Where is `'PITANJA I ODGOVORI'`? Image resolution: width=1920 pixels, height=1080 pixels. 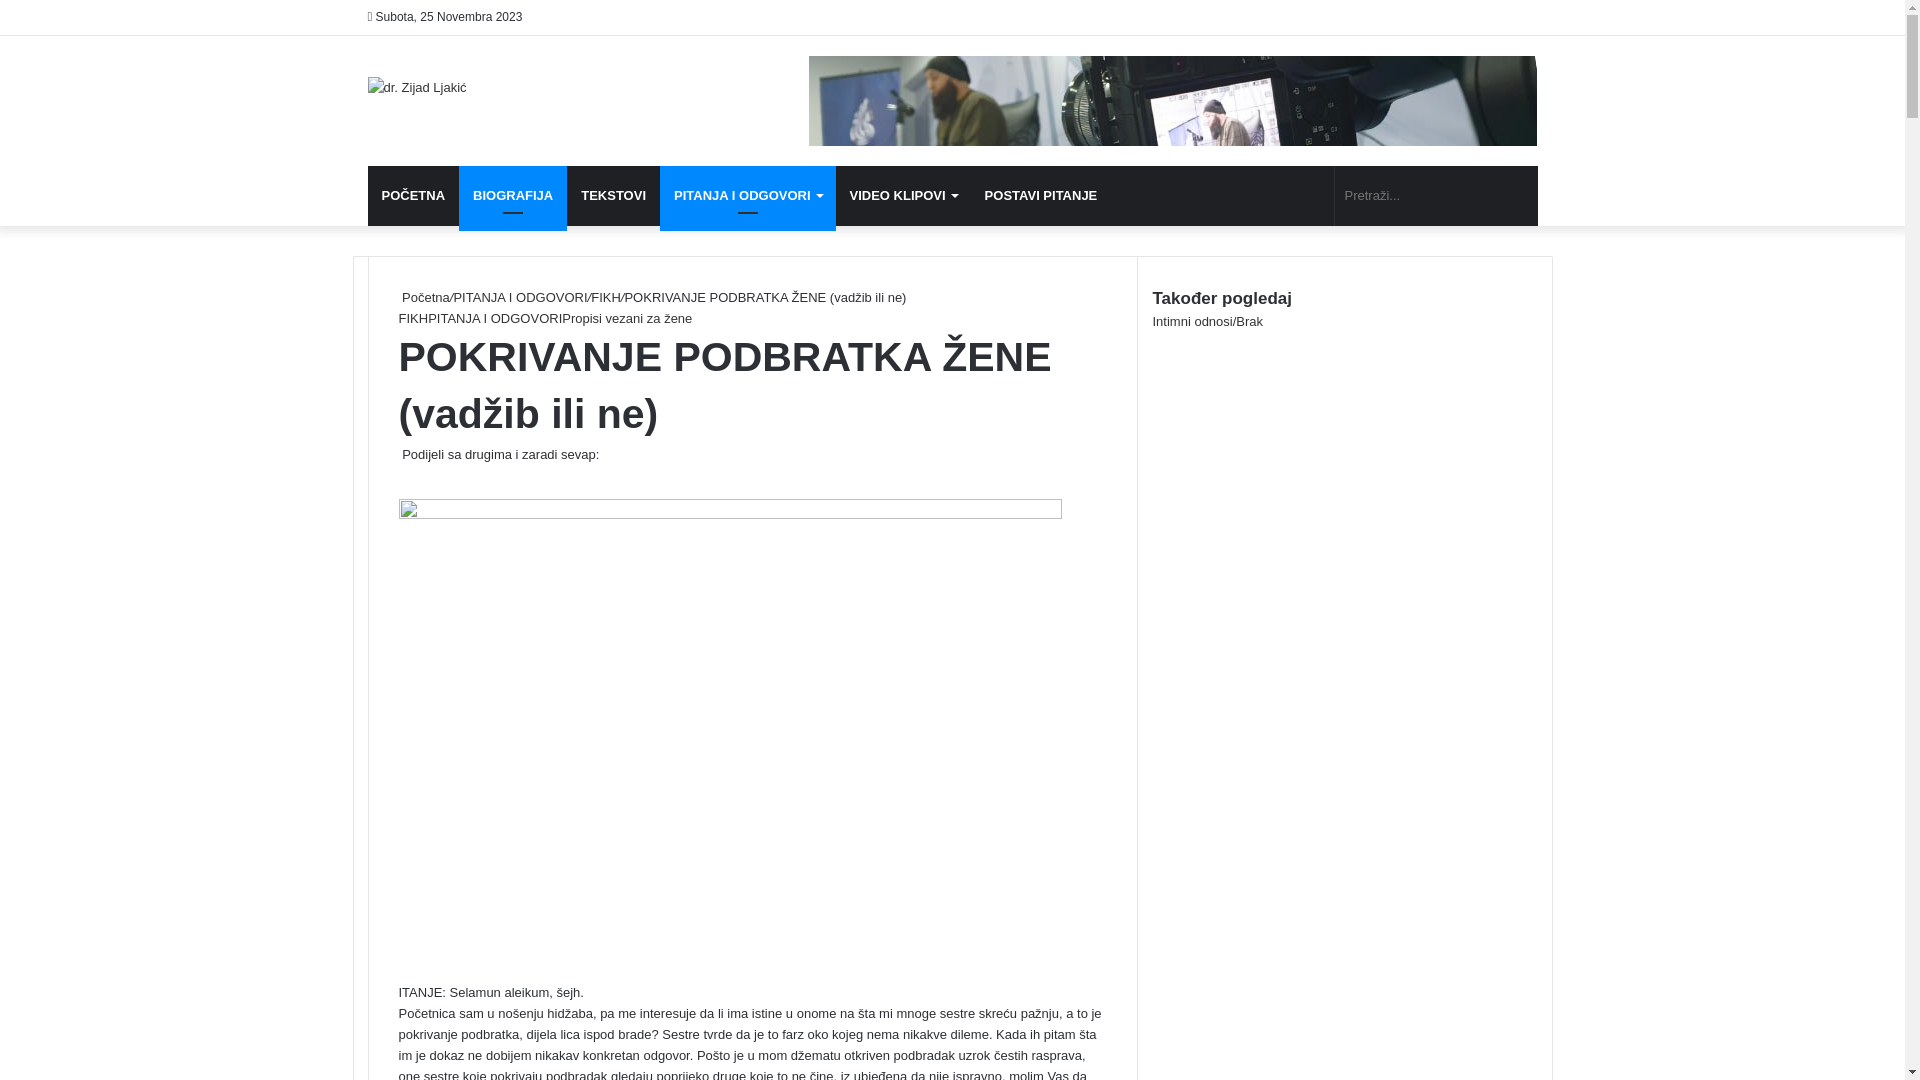 'PITANJA I ODGOVORI' is located at coordinates (519, 297).